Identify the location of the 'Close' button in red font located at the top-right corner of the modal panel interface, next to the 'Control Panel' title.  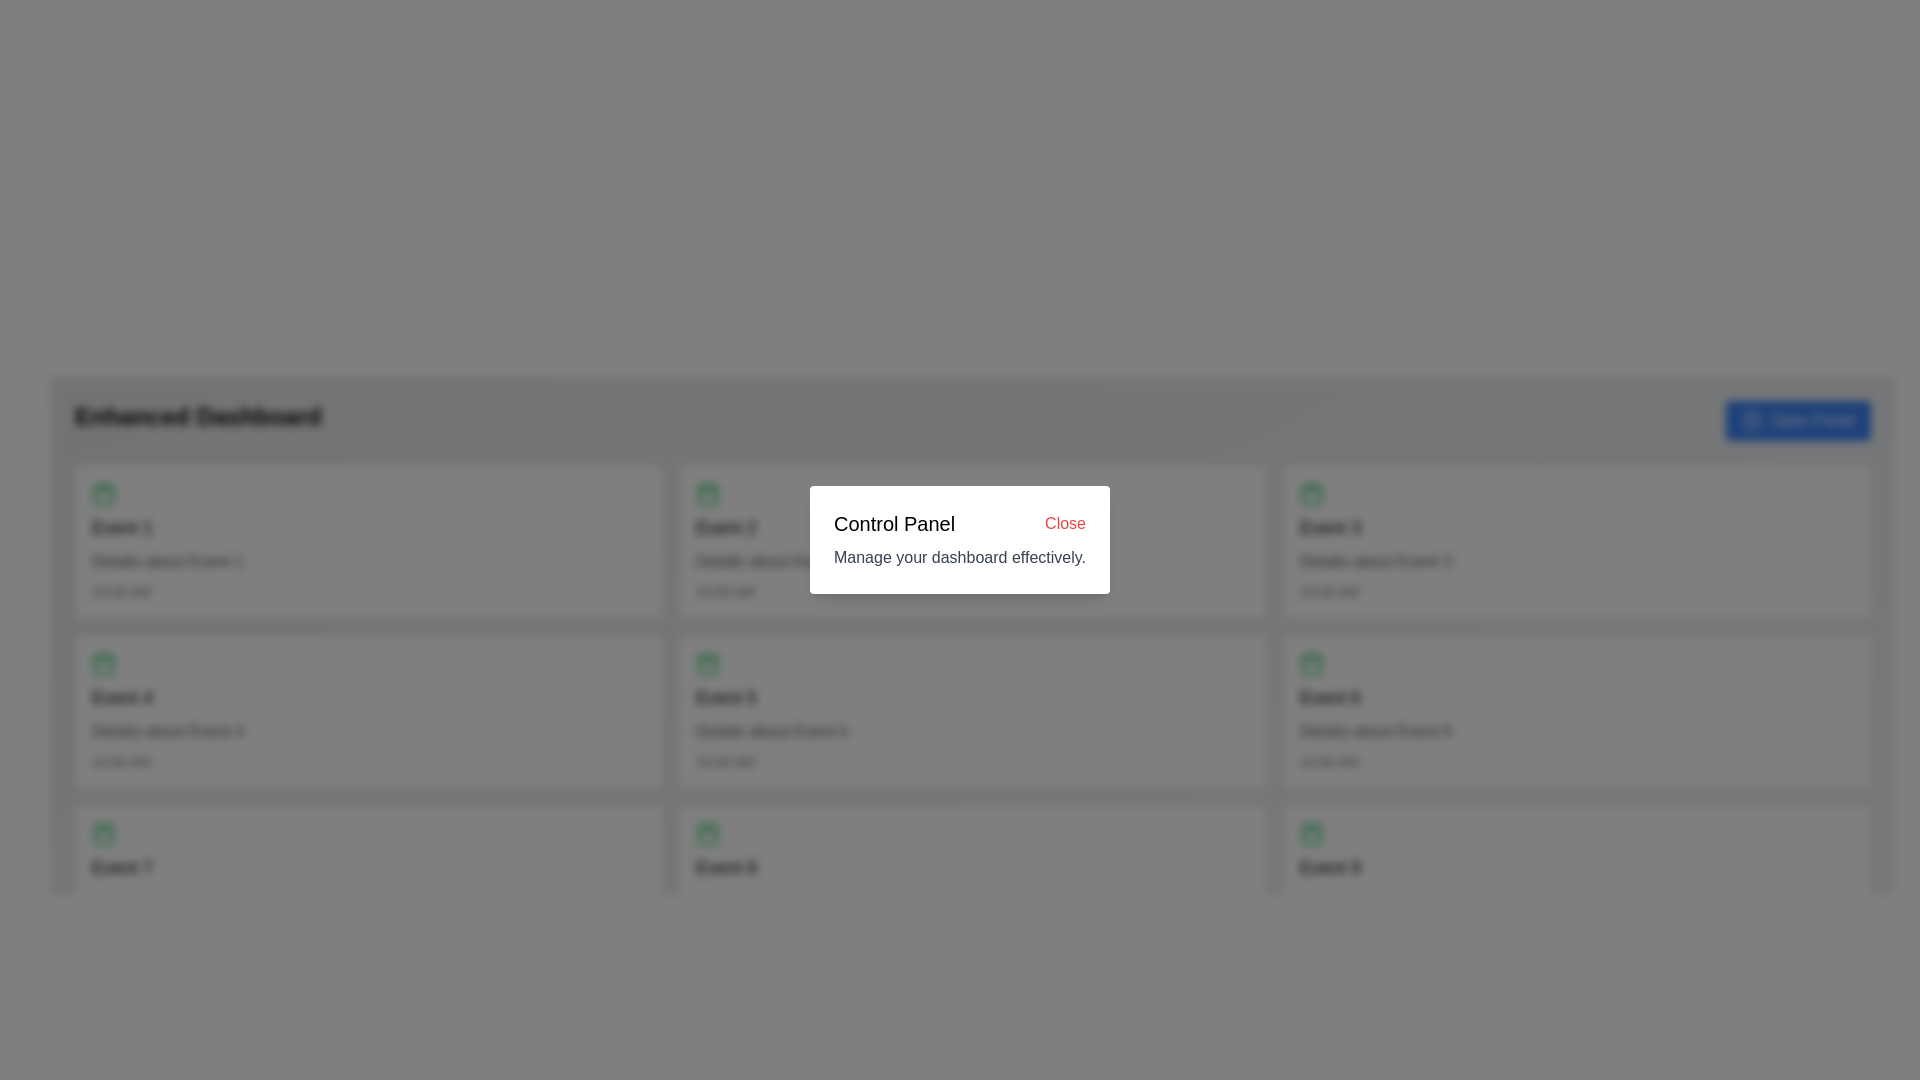
(1064, 523).